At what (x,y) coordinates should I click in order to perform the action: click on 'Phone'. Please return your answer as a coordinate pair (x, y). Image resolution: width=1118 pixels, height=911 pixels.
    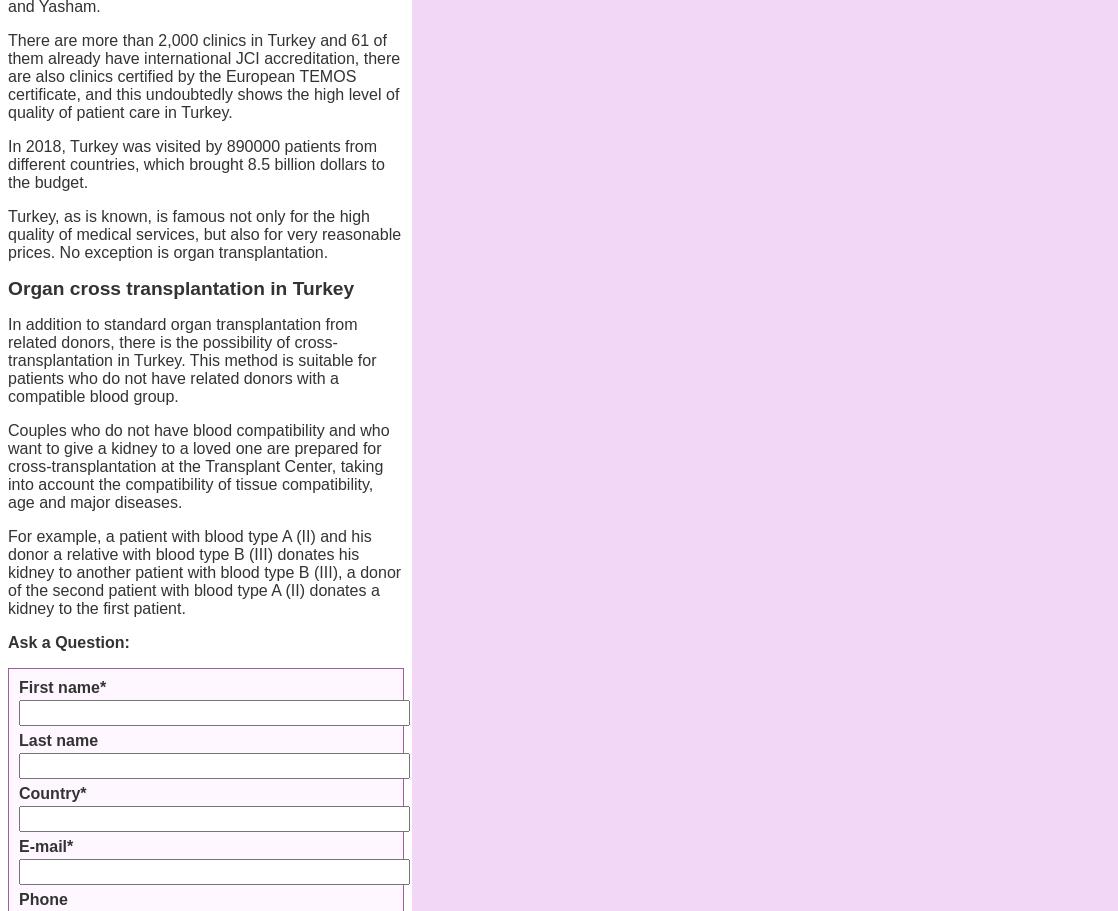
    Looking at the image, I should click on (43, 897).